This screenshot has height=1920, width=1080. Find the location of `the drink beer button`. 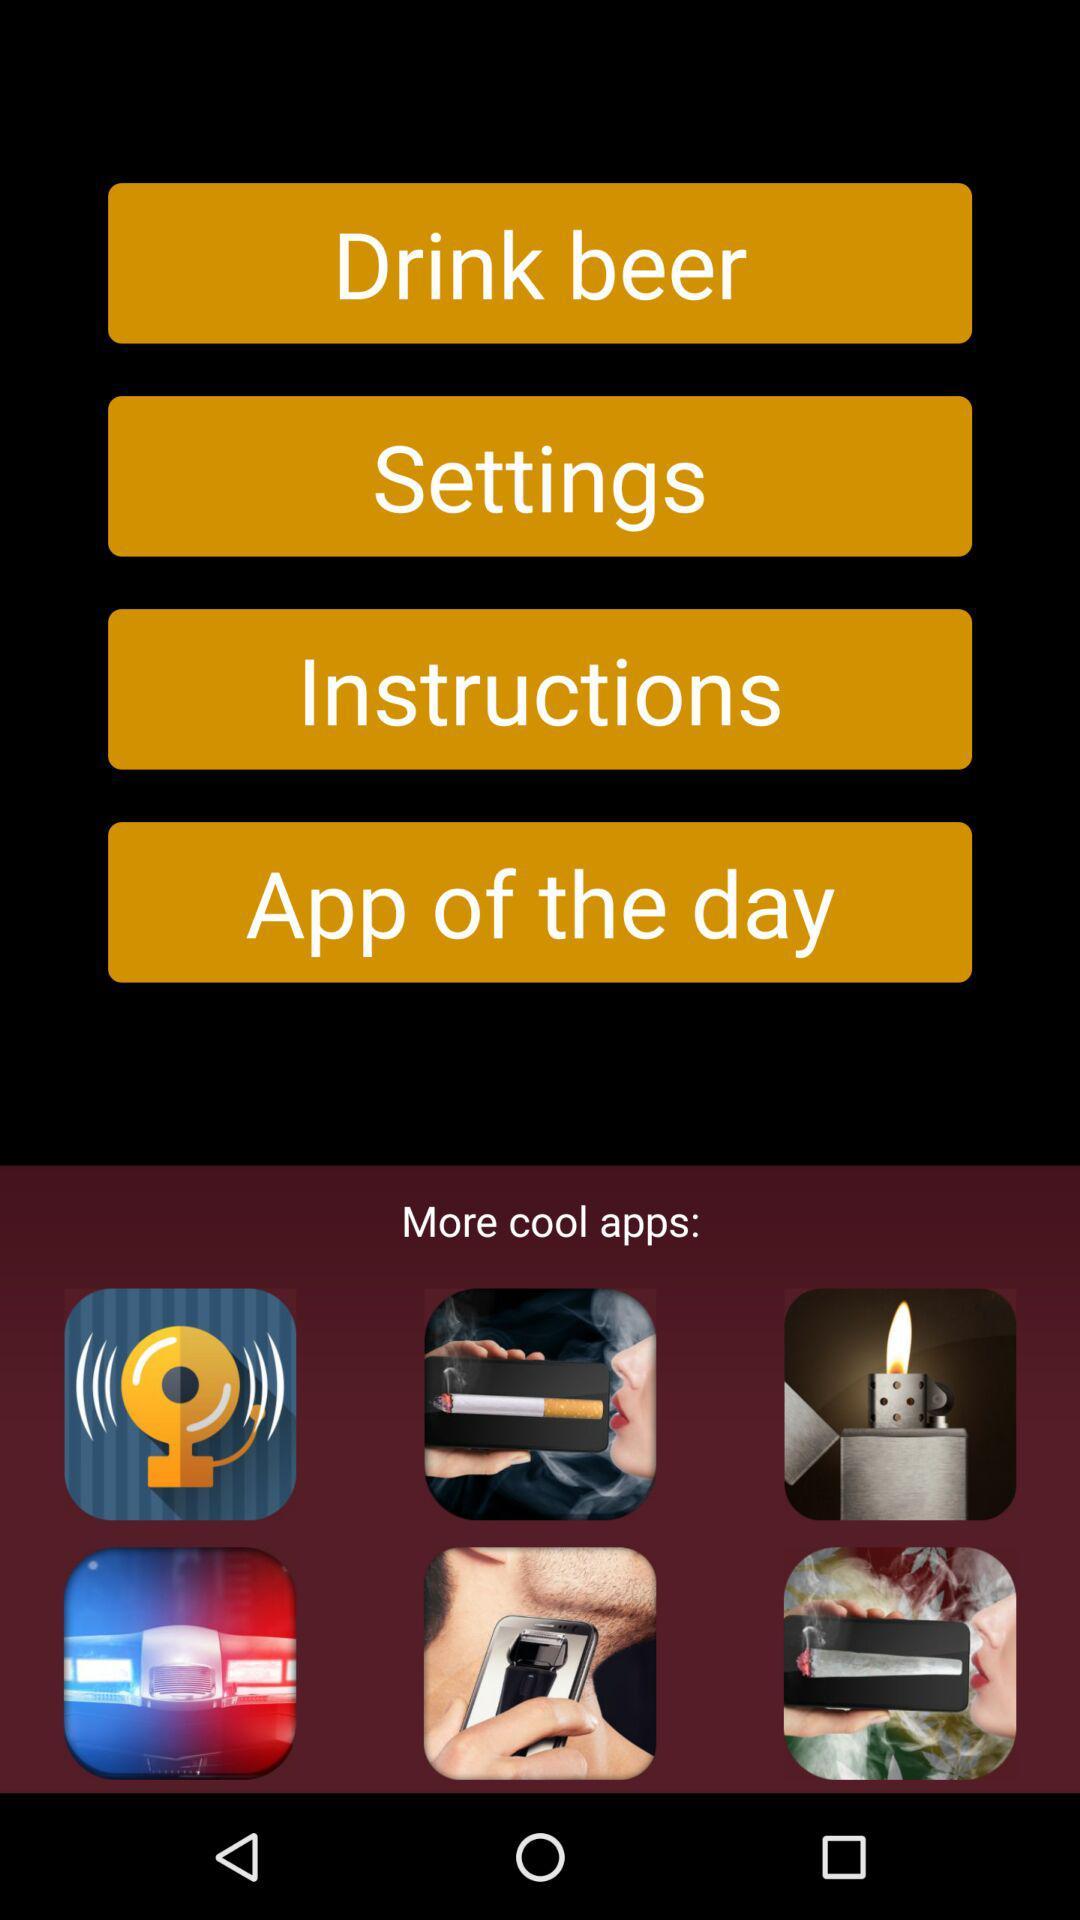

the drink beer button is located at coordinates (540, 262).